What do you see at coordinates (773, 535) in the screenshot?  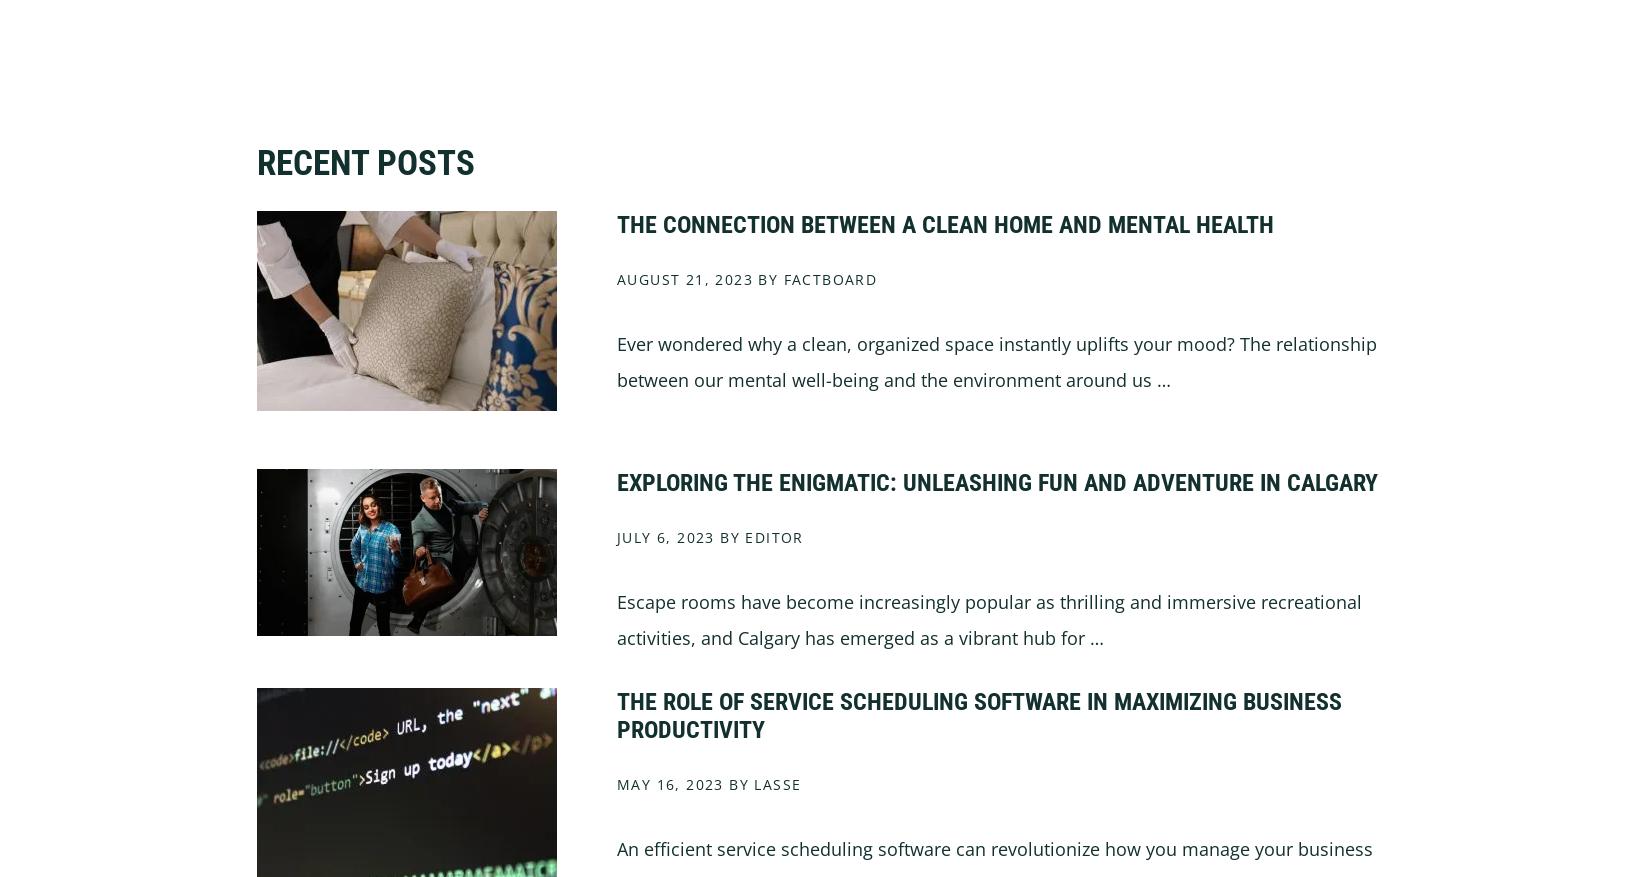 I see `'Editor'` at bounding box center [773, 535].